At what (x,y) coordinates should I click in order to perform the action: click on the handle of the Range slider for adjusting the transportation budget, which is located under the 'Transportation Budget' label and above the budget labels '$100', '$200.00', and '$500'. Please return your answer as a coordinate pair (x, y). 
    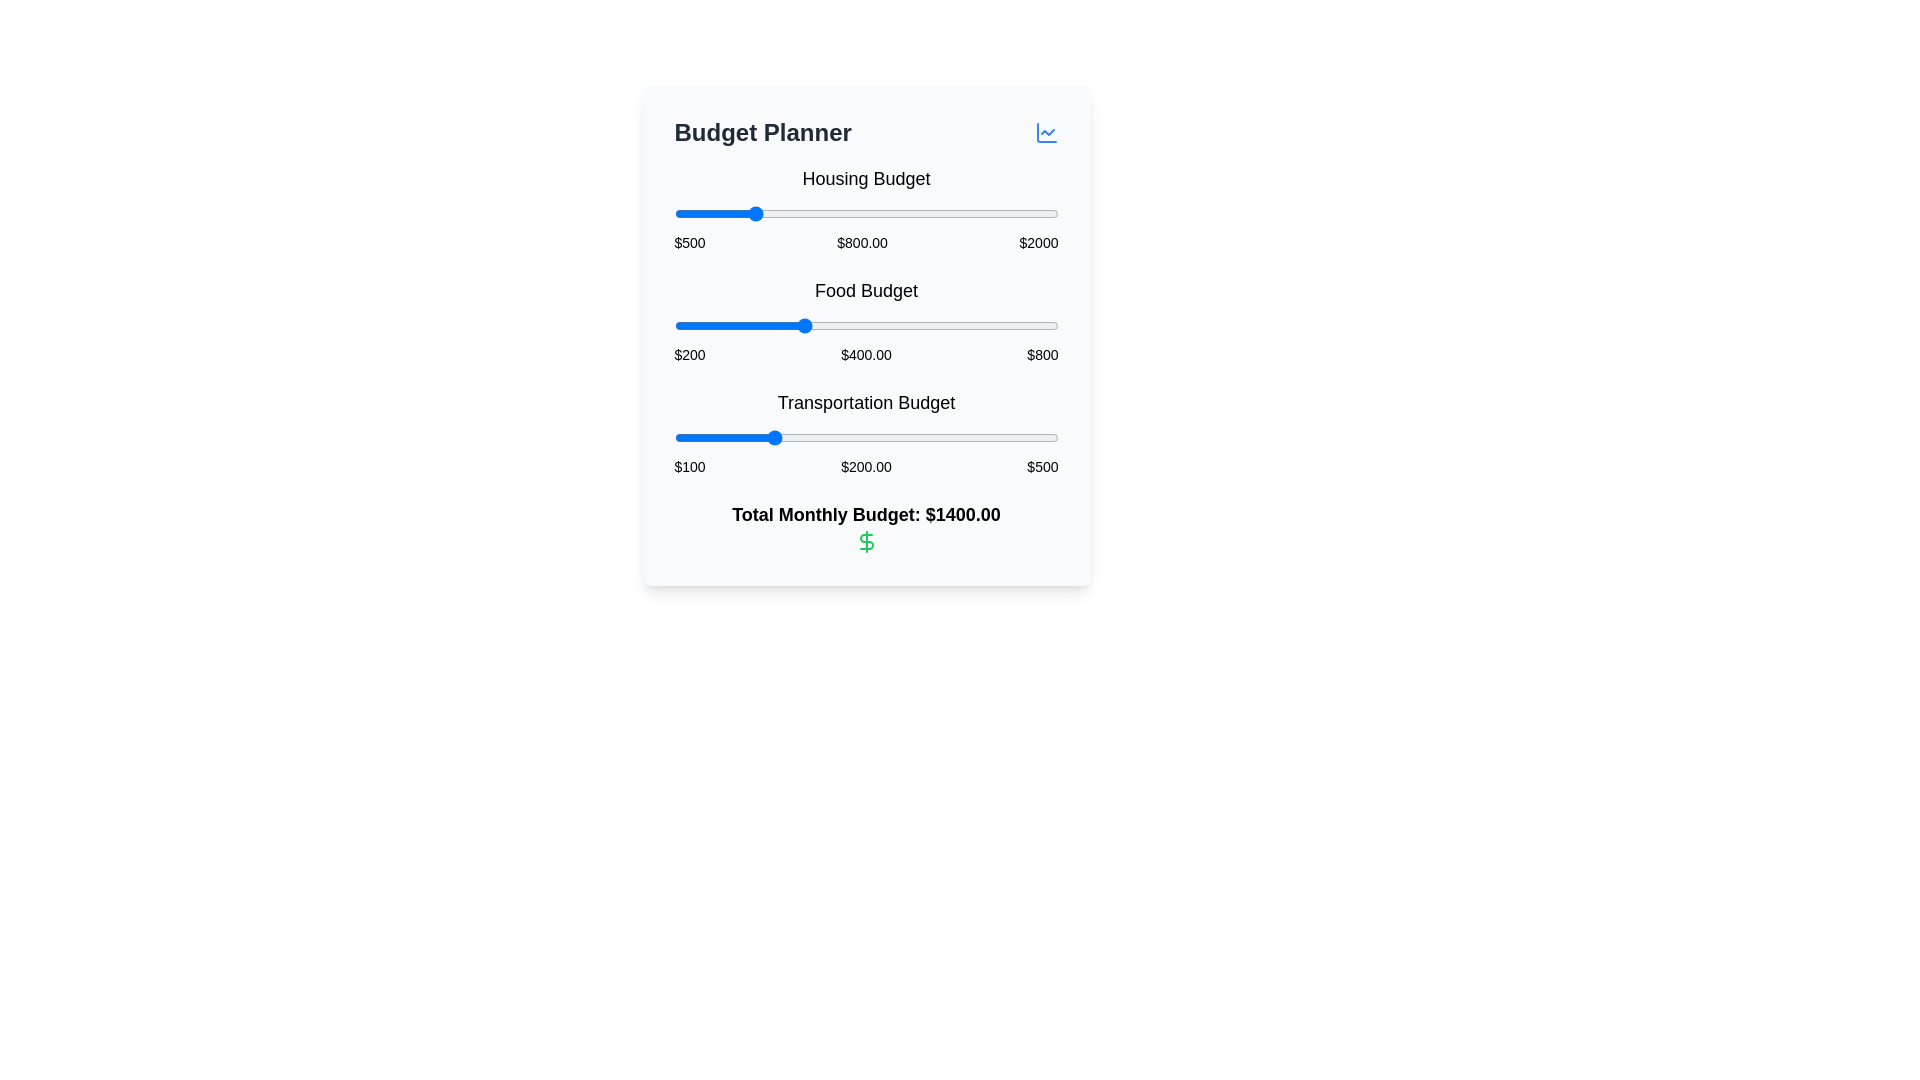
    Looking at the image, I should click on (866, 437).